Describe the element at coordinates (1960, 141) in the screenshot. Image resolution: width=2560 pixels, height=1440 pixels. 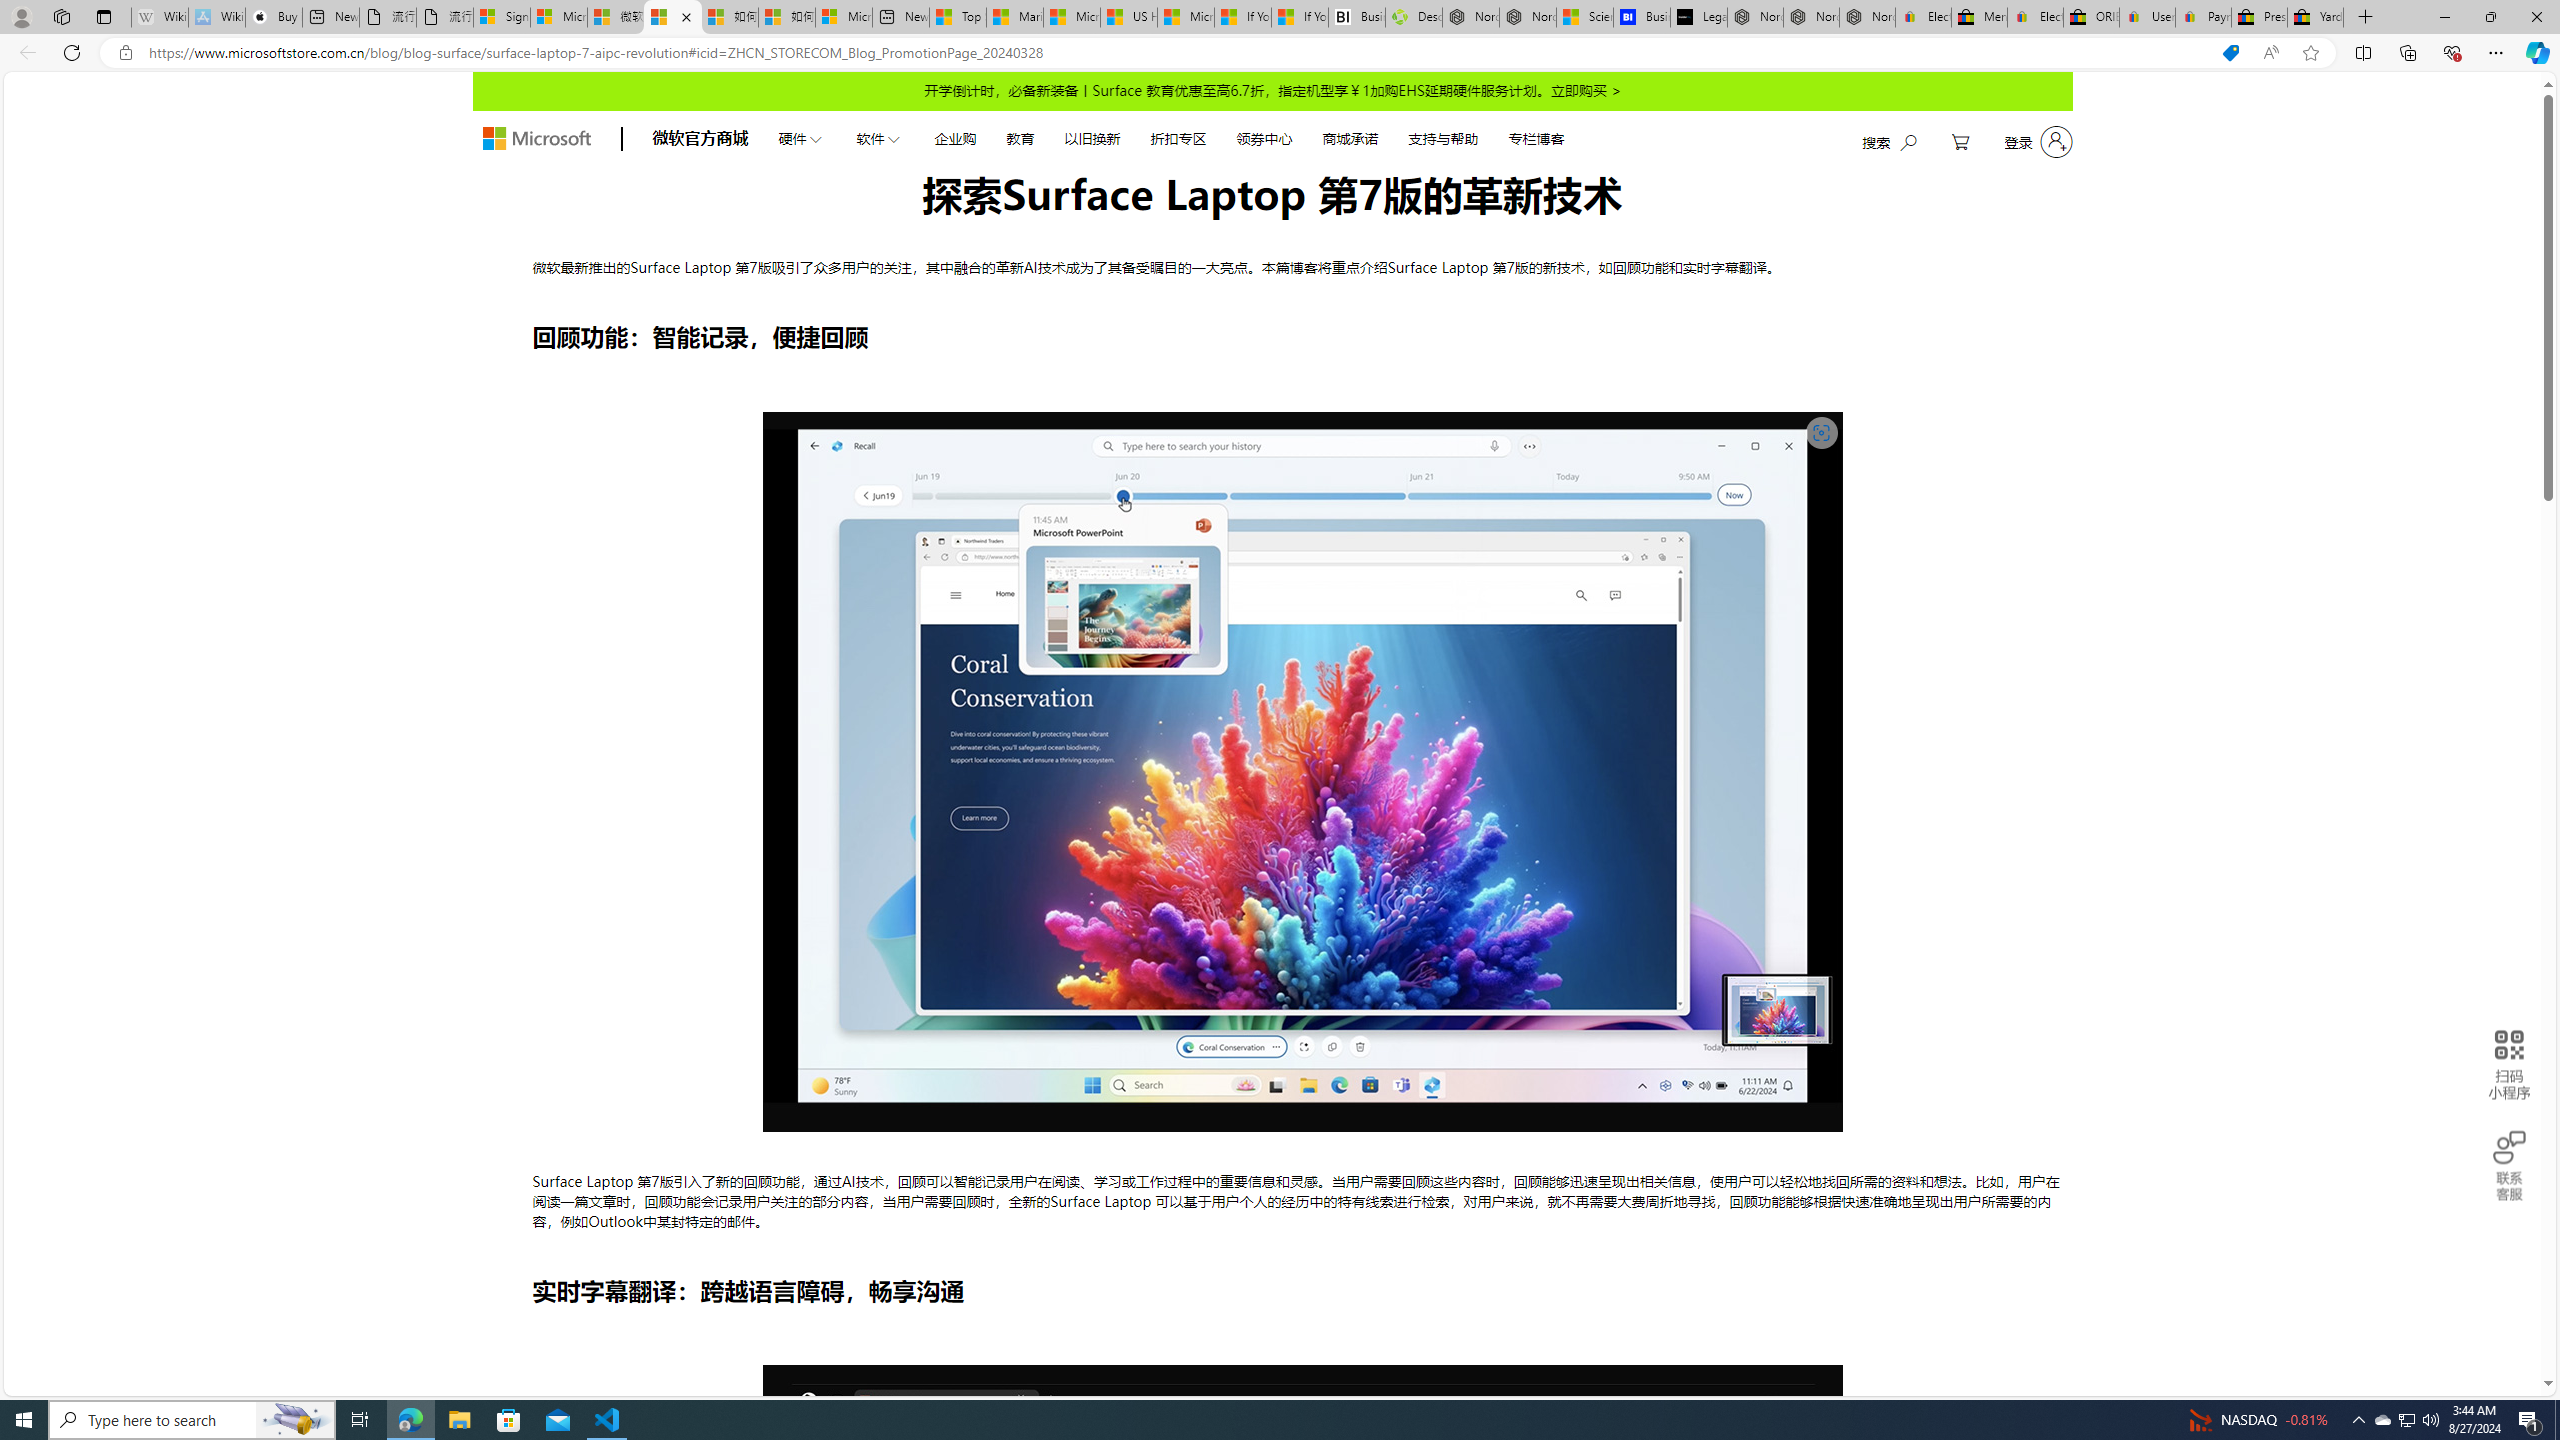
I see `'My Cart'` at that location.